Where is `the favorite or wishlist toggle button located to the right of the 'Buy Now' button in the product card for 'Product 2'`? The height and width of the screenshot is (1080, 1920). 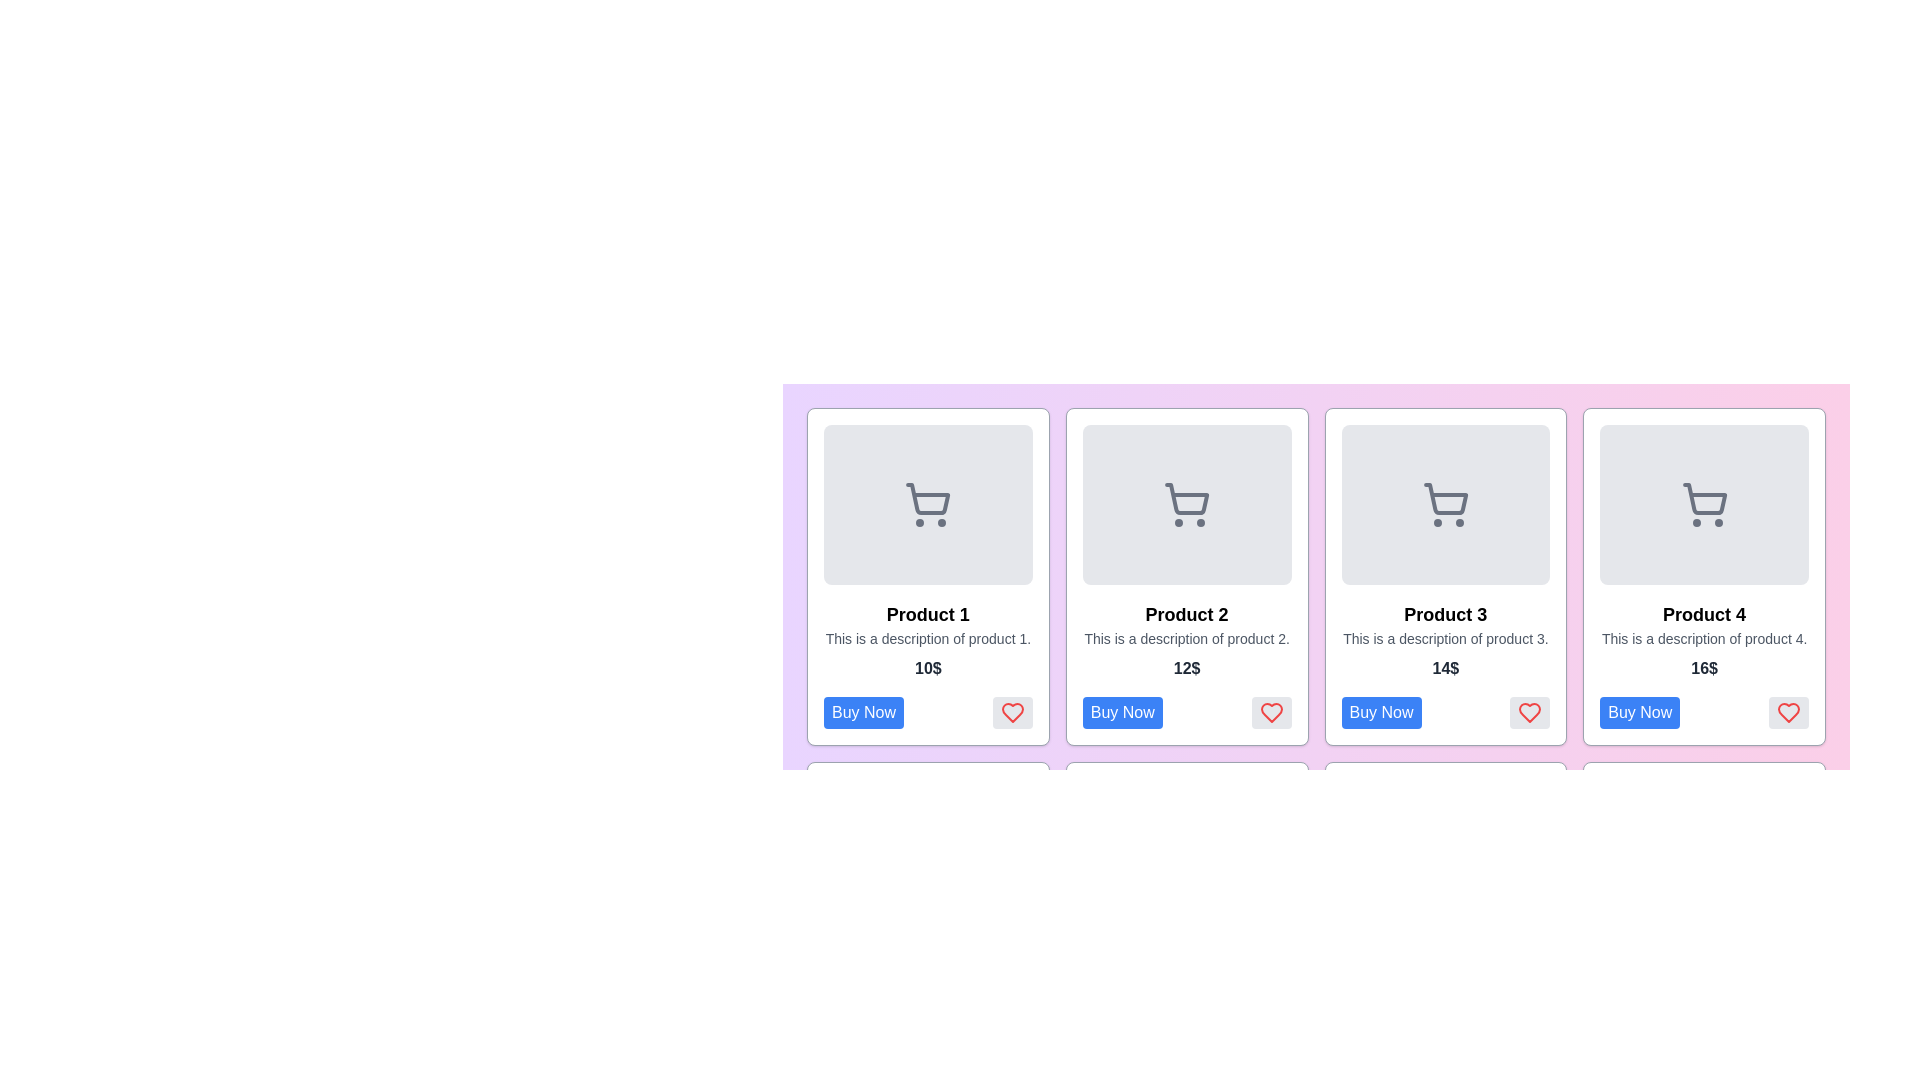 the favorite or wishlist toggle button located to the right of the 'Buy Now' button in the product card for 'Product 2' is located at coordinates (1270, 712).